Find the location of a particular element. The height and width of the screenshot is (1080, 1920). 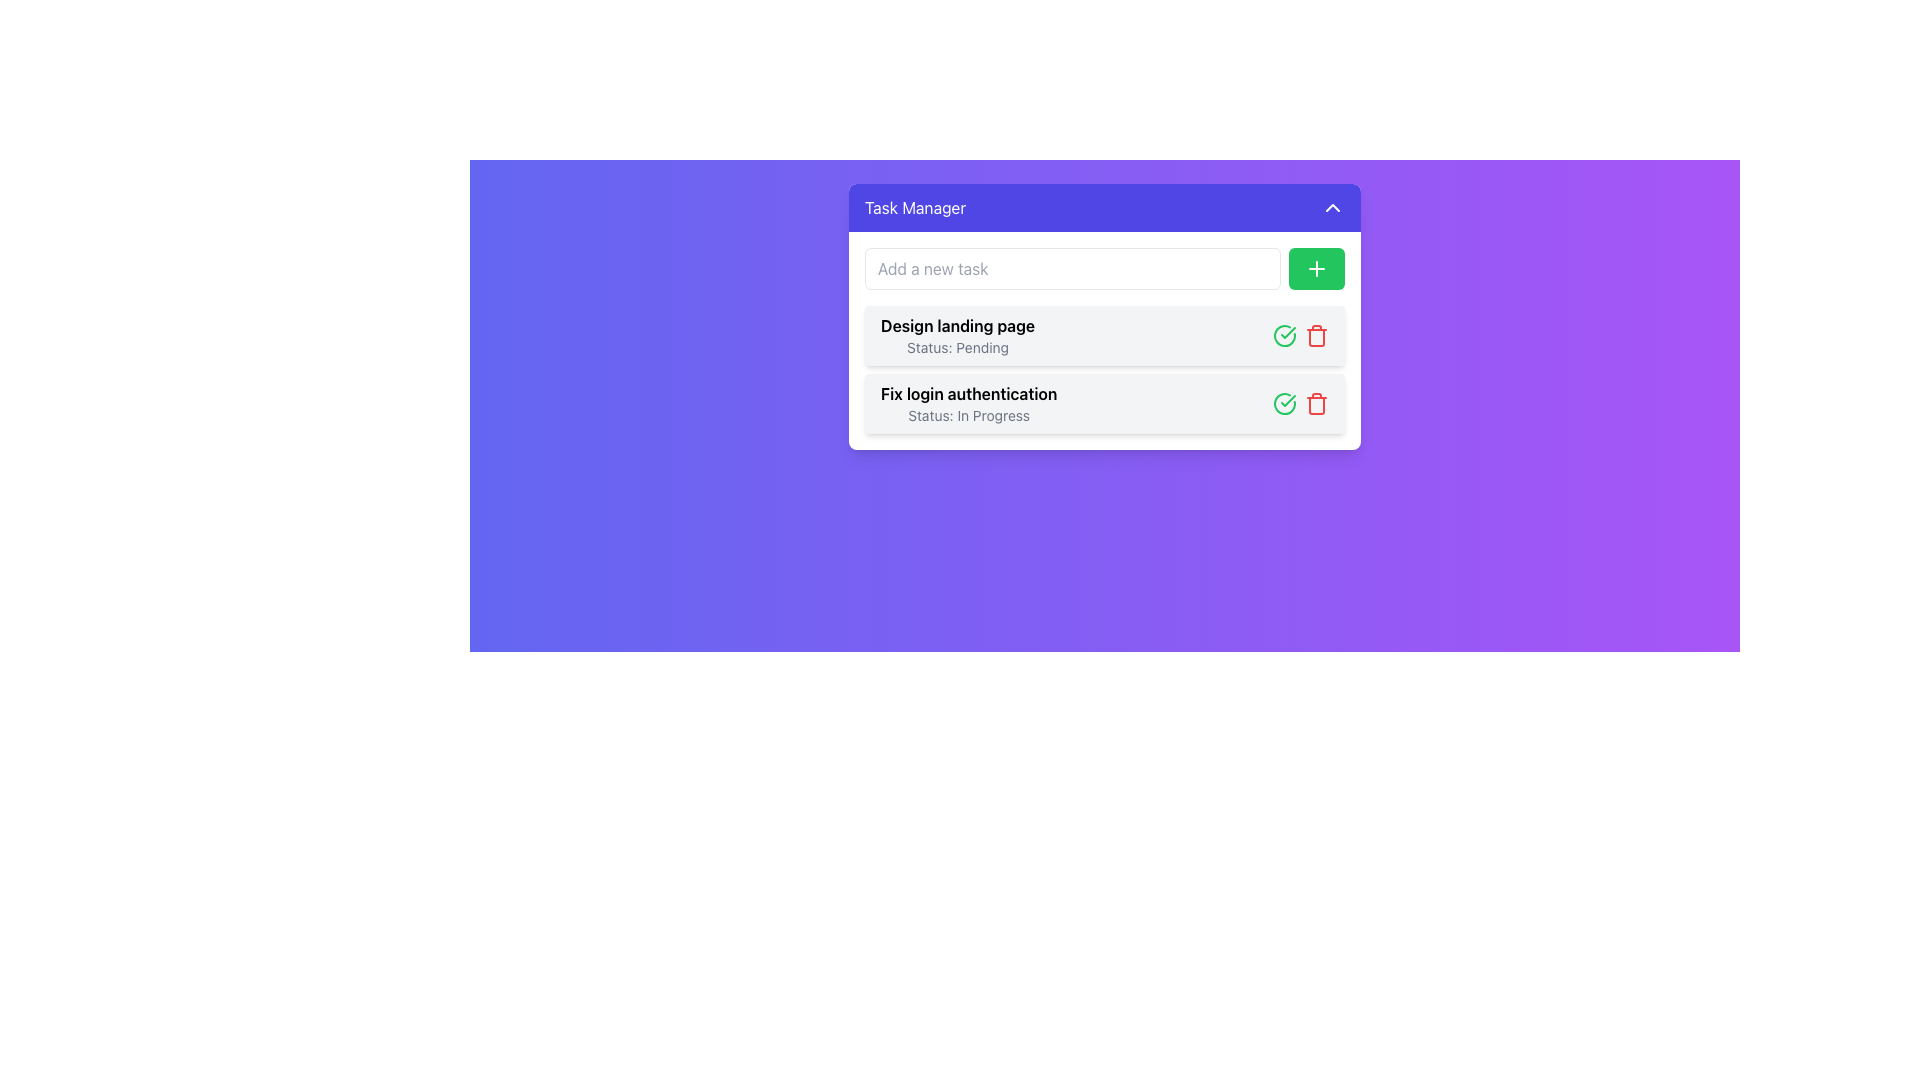

the Text Label that displays the title of a task, positioned above the text 'Status: Pending' in the task manager interface is located at coordinates (957, 325).